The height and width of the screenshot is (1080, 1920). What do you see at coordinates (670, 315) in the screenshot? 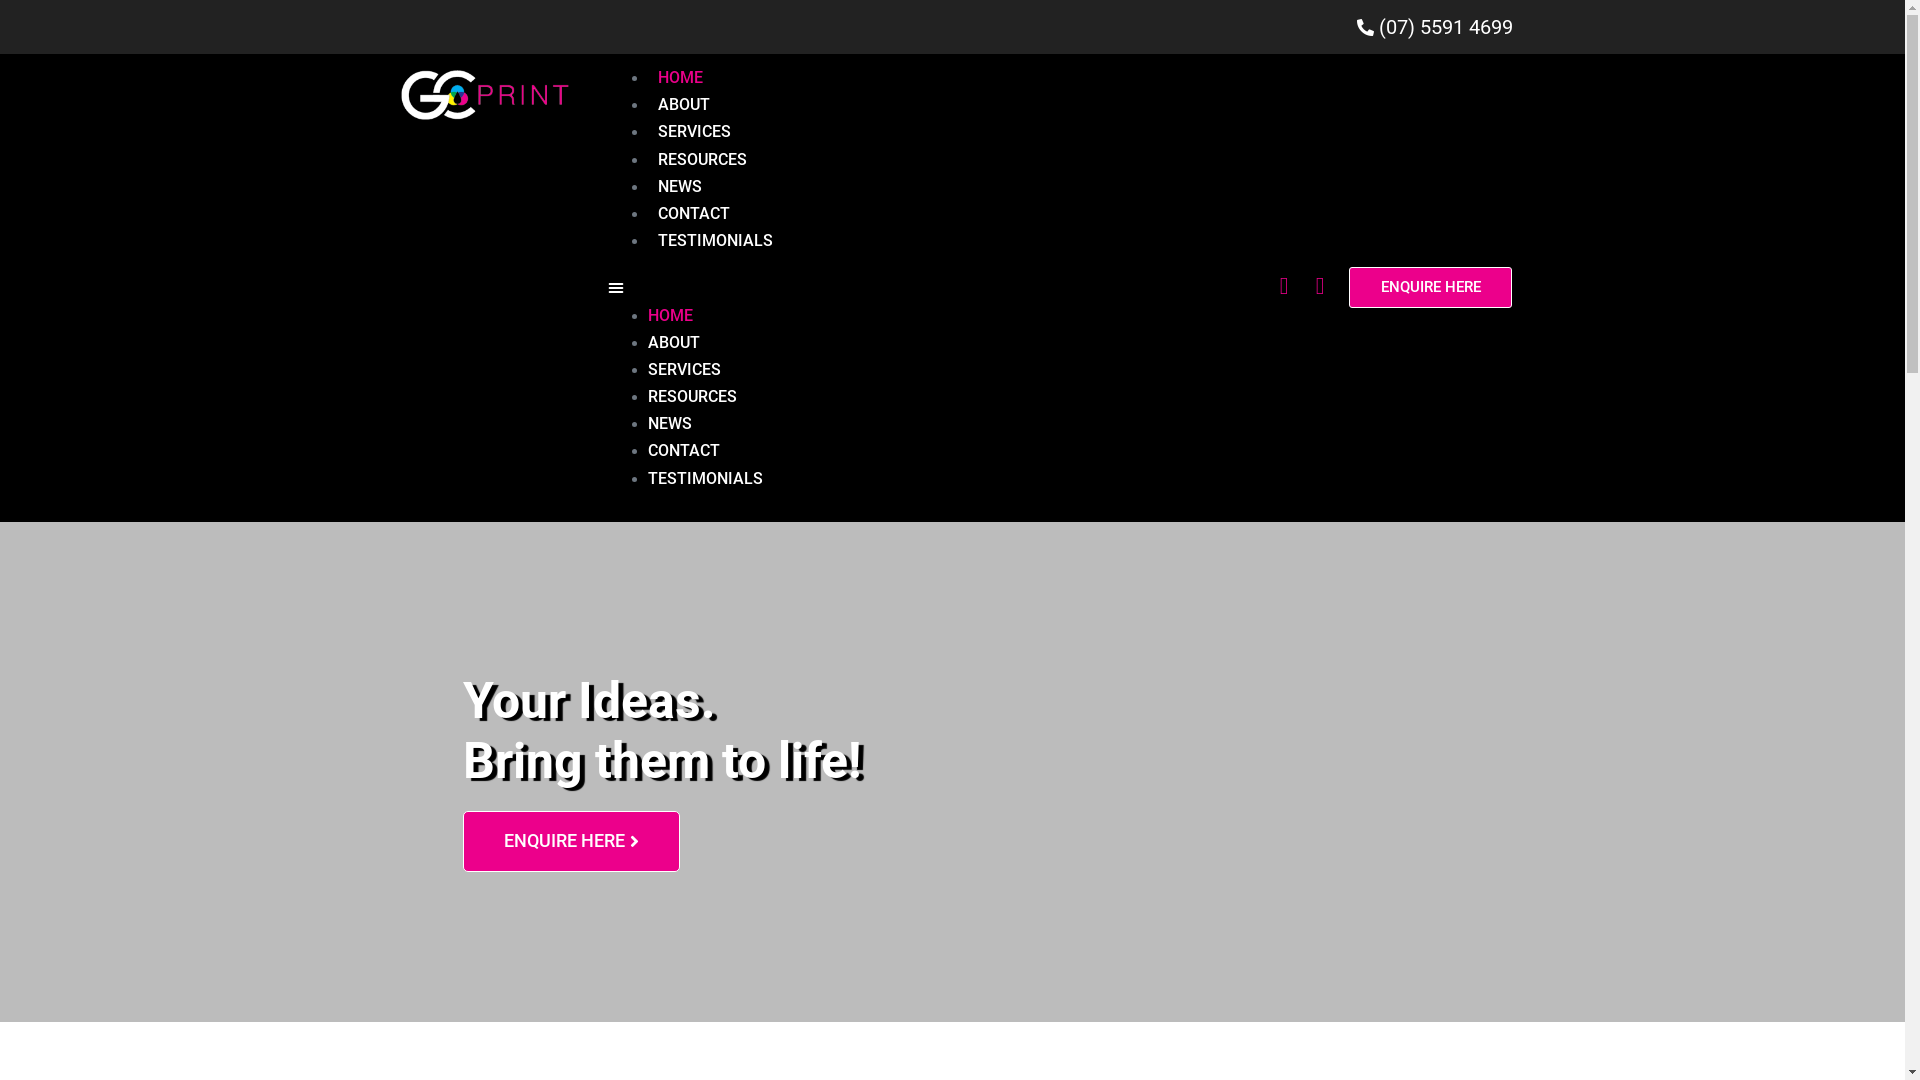
I see `'HOME'` at bounding box center [670, 315].